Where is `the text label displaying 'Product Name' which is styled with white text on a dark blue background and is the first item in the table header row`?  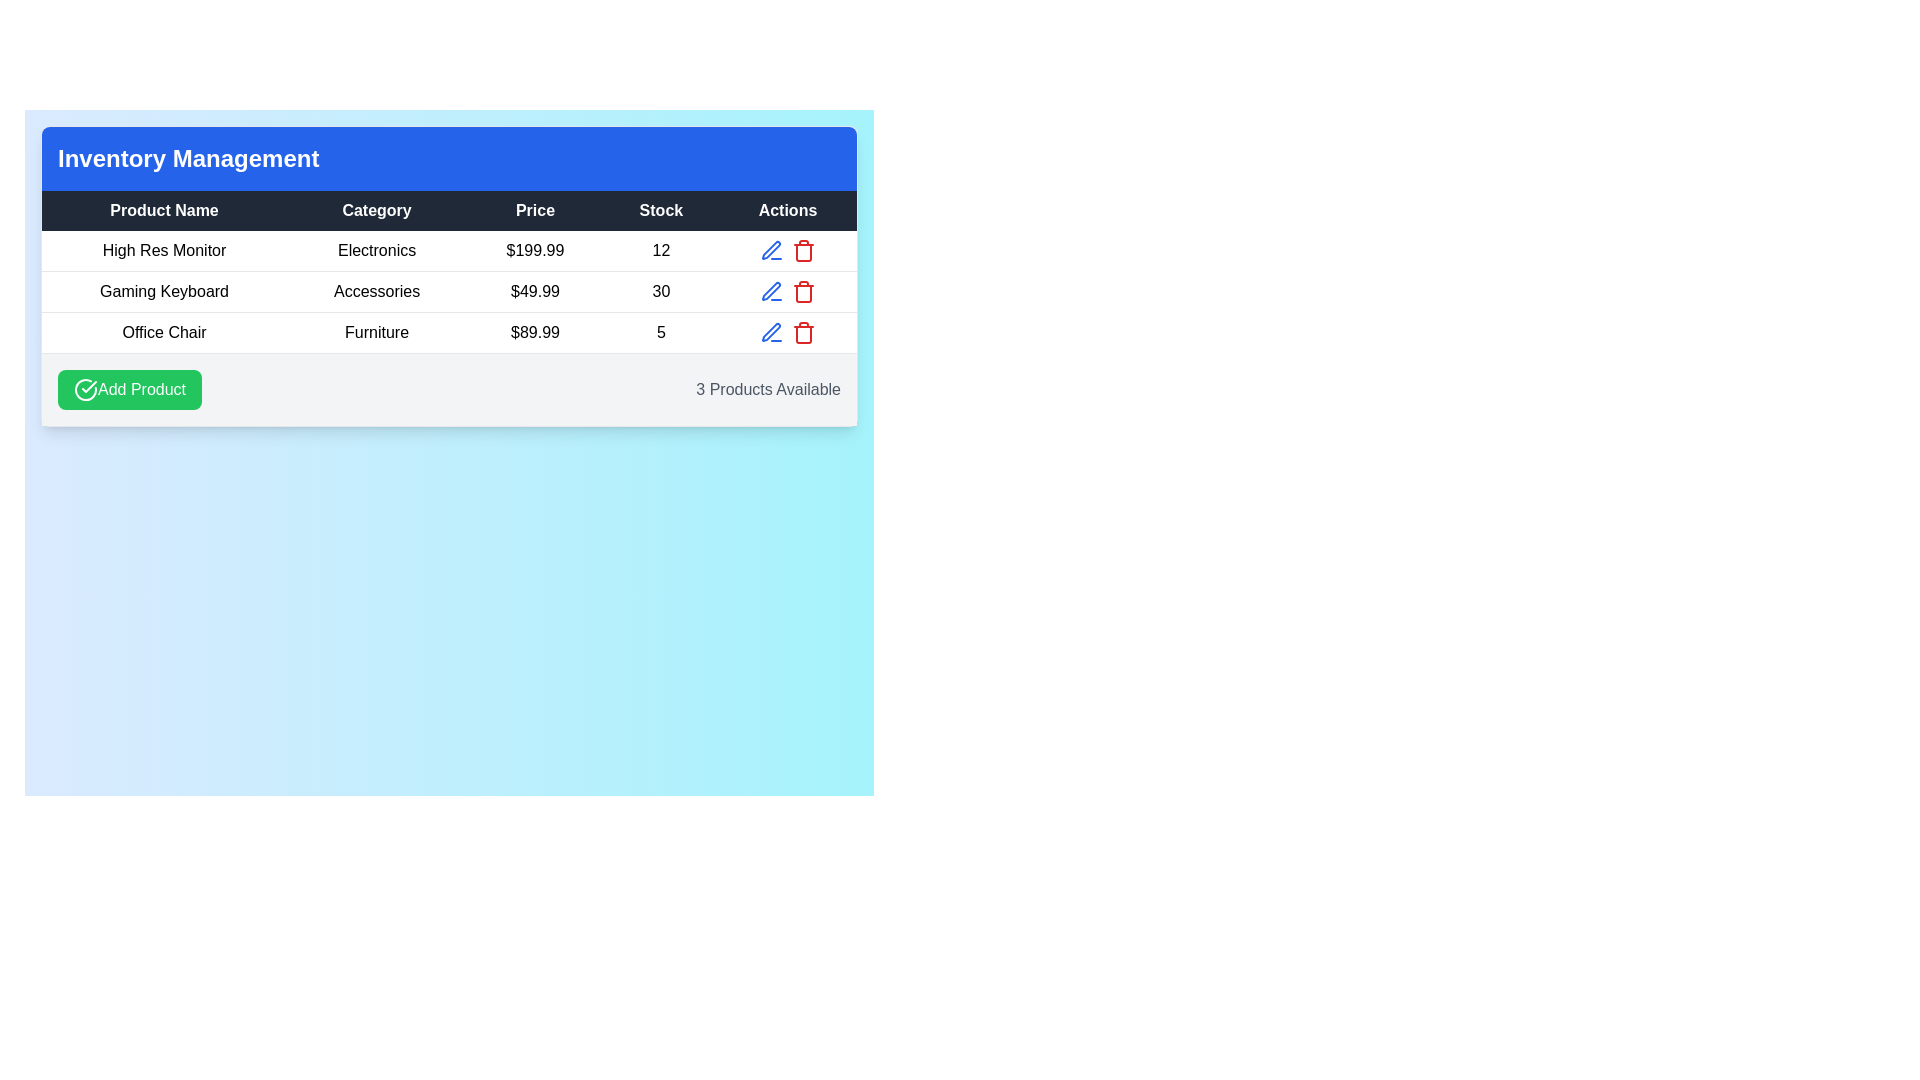
the text label displaying 'Product Name' which is styled with white text on a dark blue background and is the first item in the table header row is located at coordinates (164, 211).